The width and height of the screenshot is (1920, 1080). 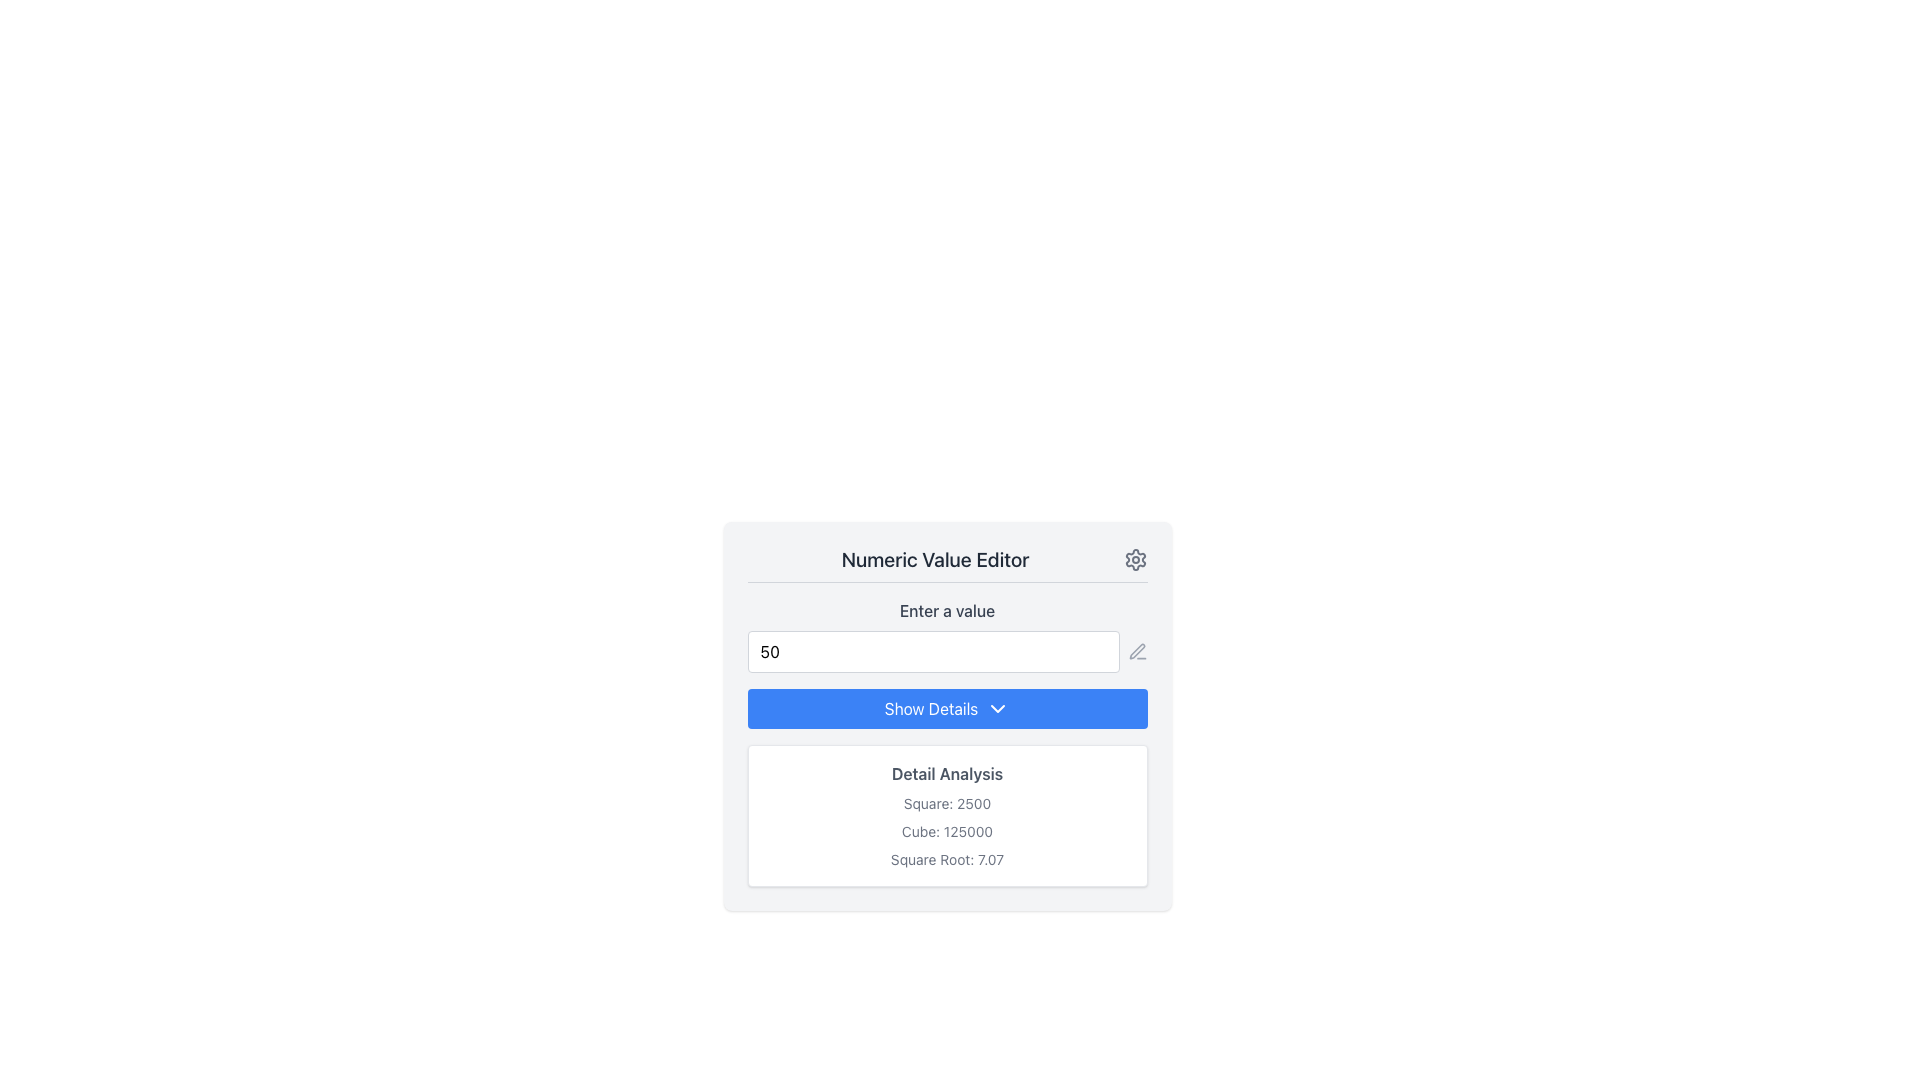 I want to click on the Text Display element that provides detailed computed mathematical values, positioned below the 'Detail Analysis' header, so click(x=946, y=832).